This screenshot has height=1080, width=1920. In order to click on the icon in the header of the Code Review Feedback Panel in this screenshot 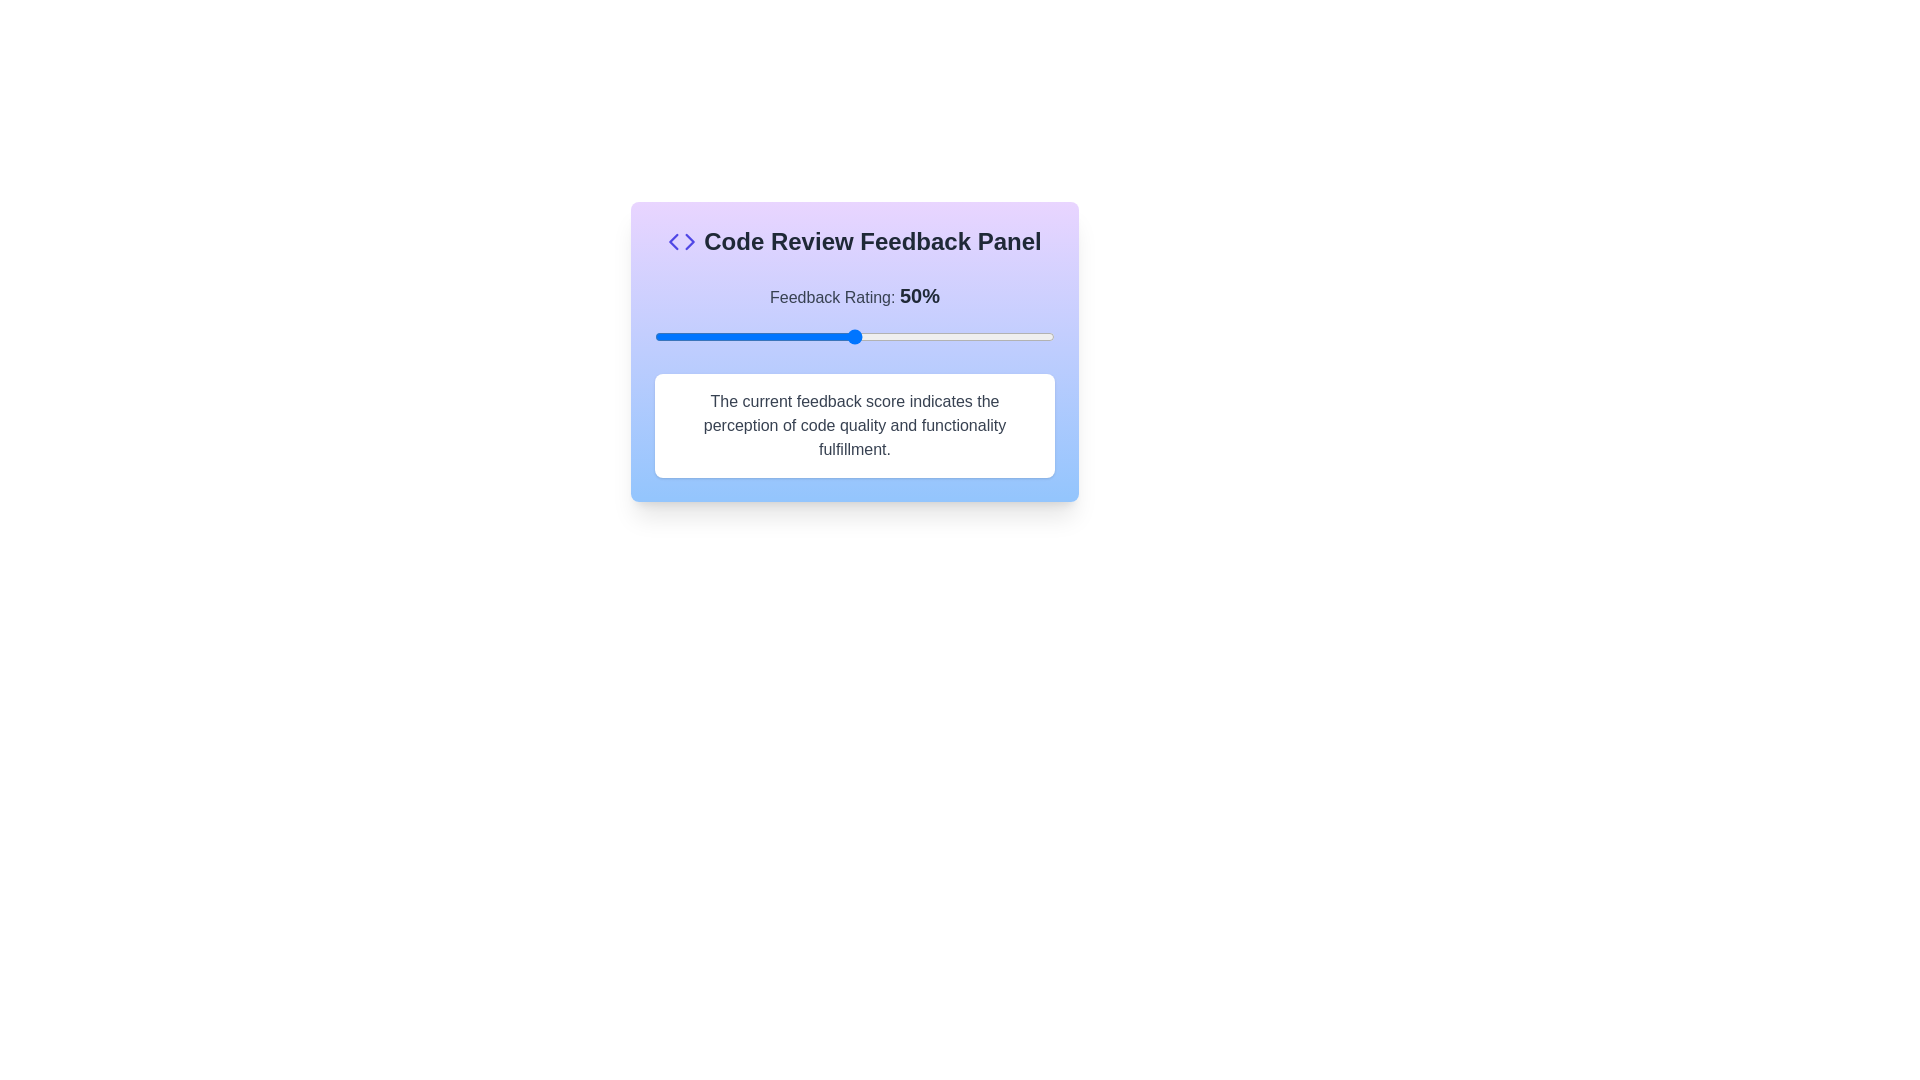, I will do `click(681, 241)`.